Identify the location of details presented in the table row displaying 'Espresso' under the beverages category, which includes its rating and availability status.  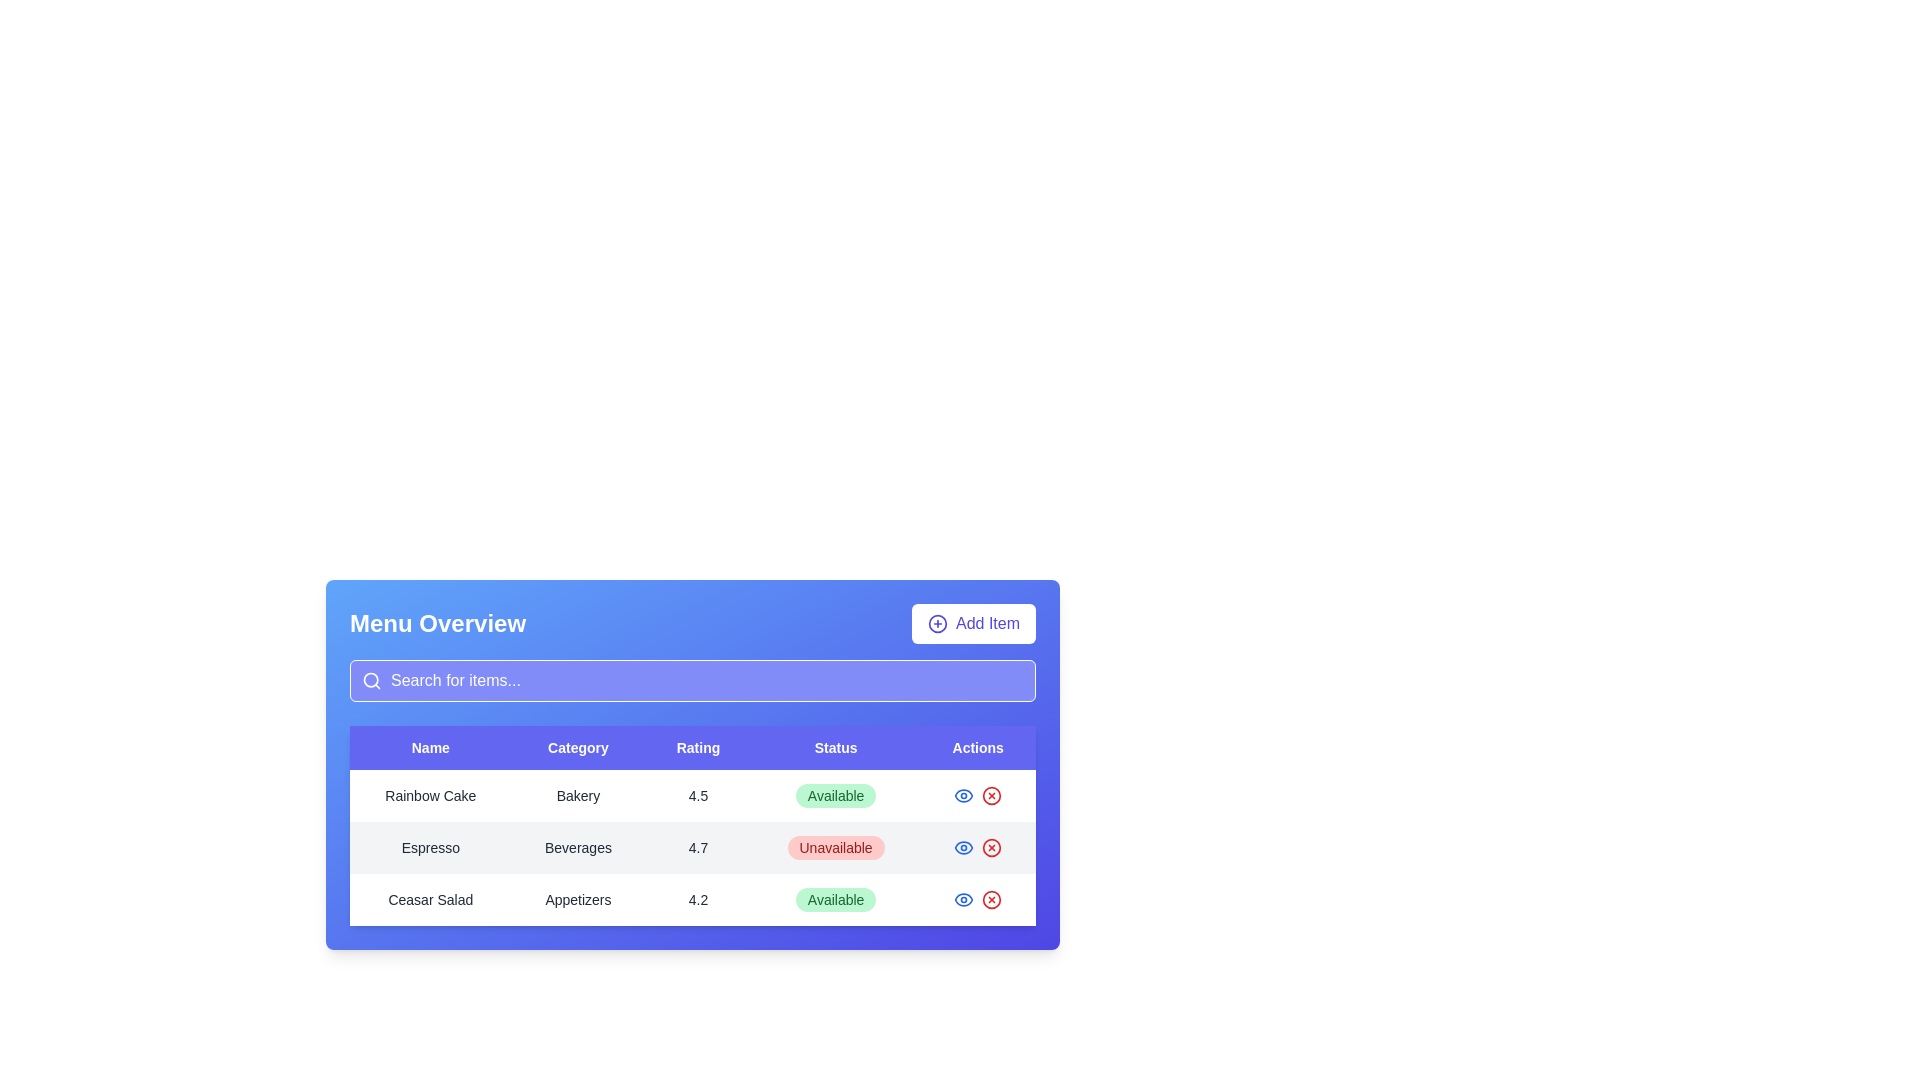
(692, 848).